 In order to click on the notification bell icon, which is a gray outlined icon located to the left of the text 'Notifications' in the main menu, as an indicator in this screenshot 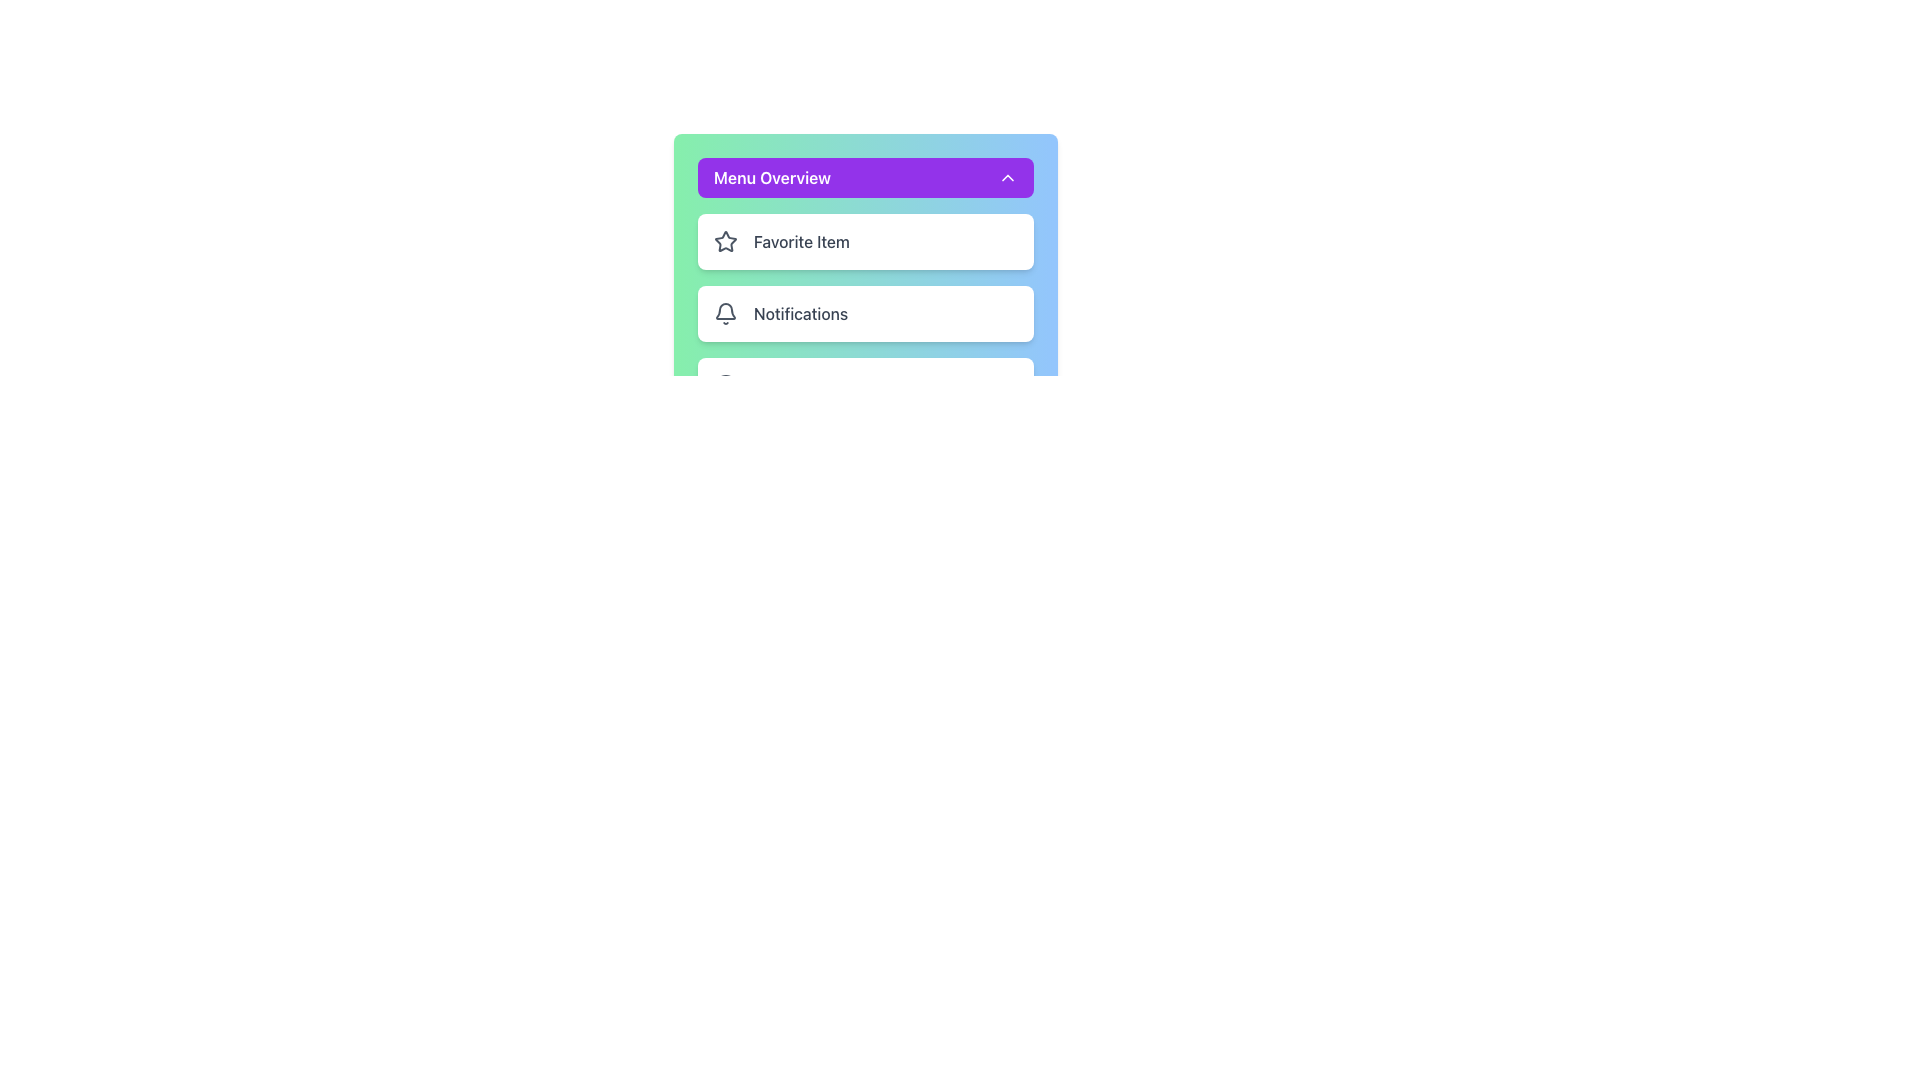, I will do `click(724, 313)`.